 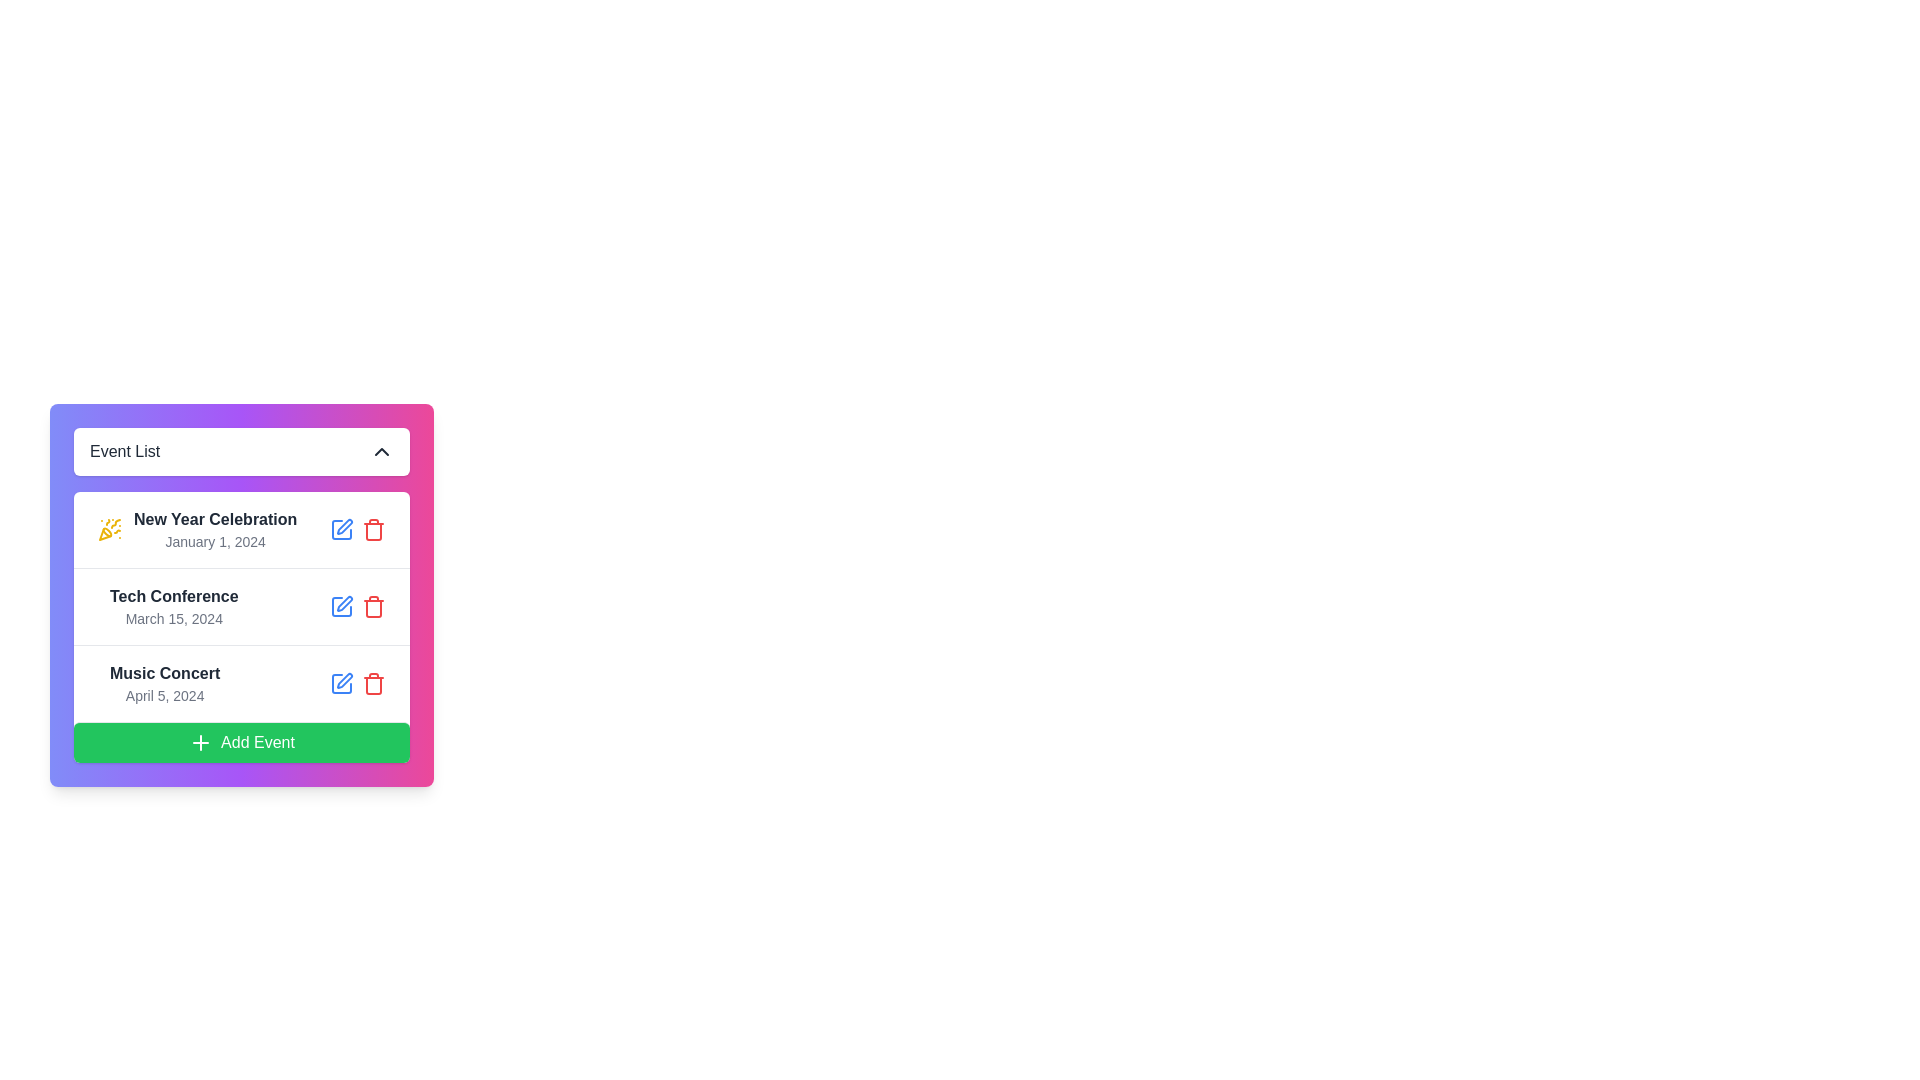 What do you see at coordinates (109, 528) in the screenshot?
I see `the decorative icon representing the 'New Year Celebration' event, located at the top-left corner of the event entry in the list of events` at bounding box center [109, 528].